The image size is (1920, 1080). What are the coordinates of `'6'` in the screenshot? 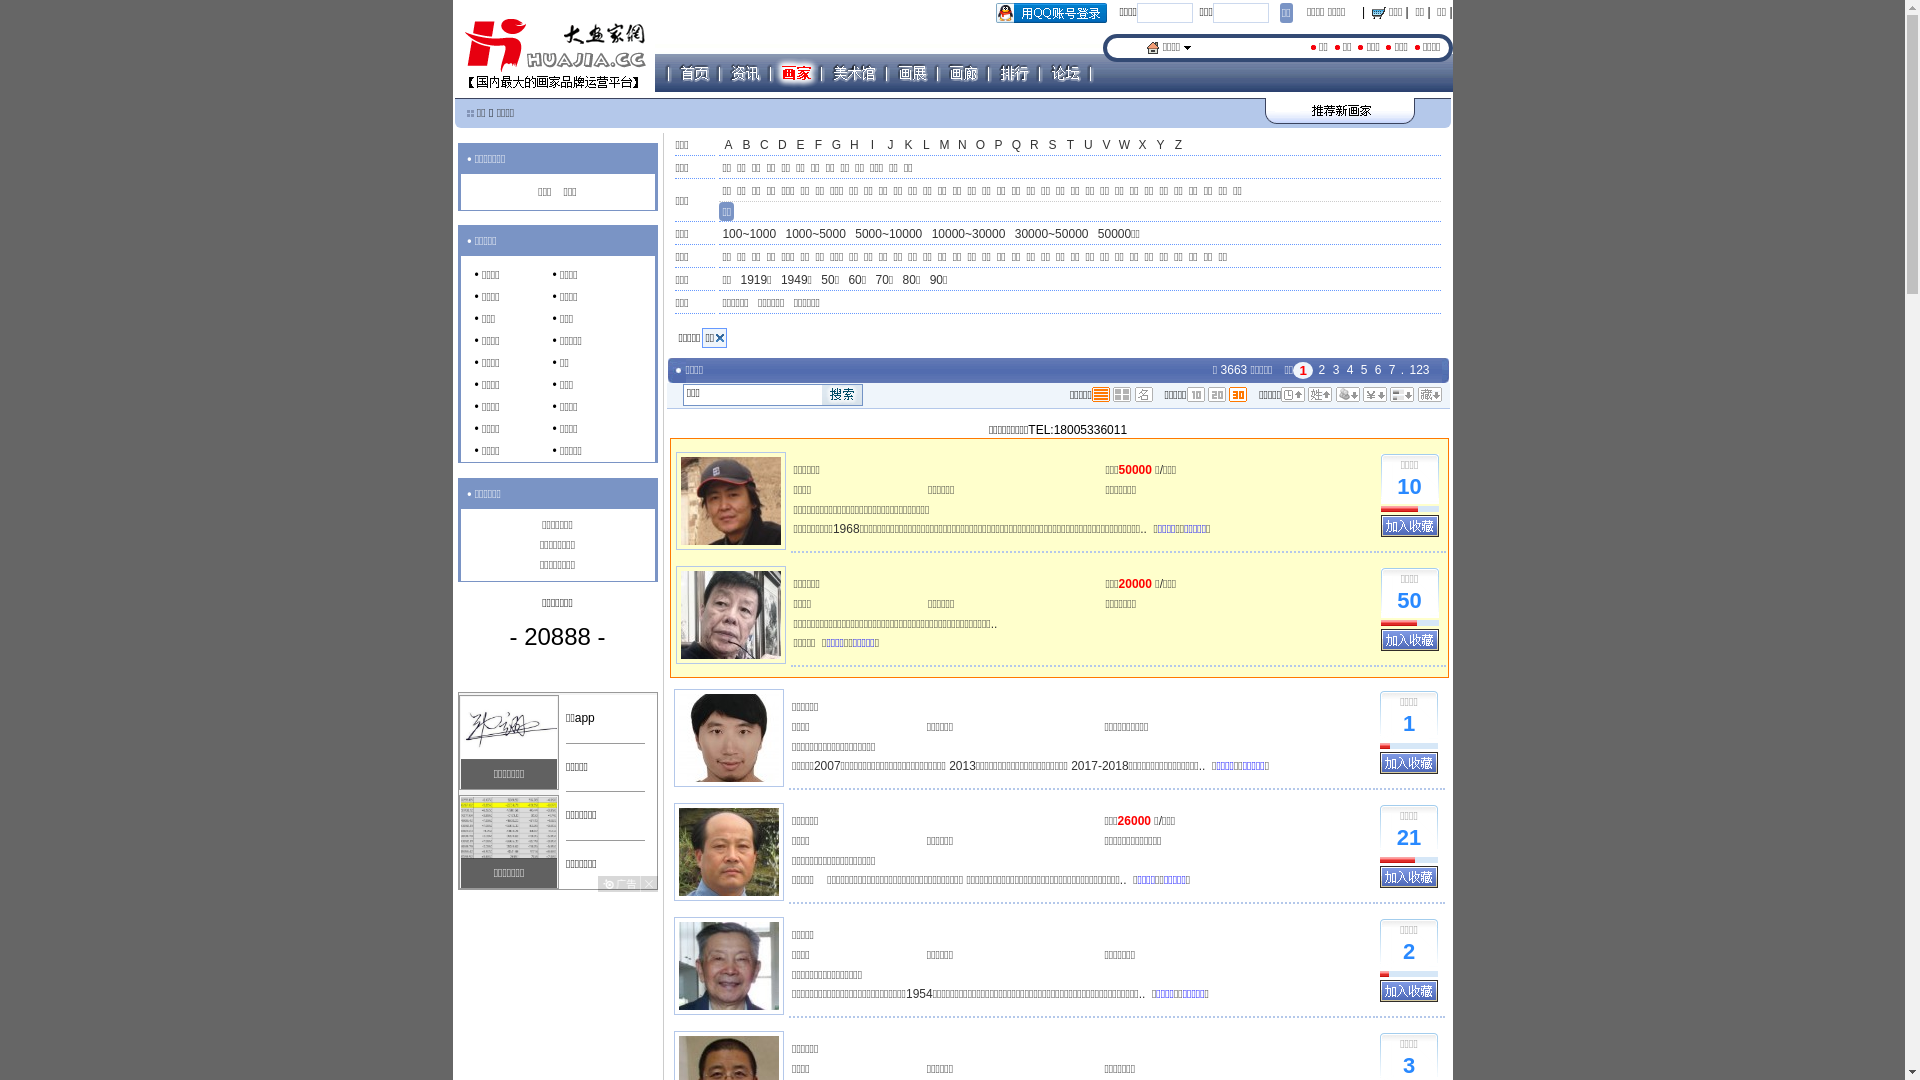 It's located at (1371, 370).